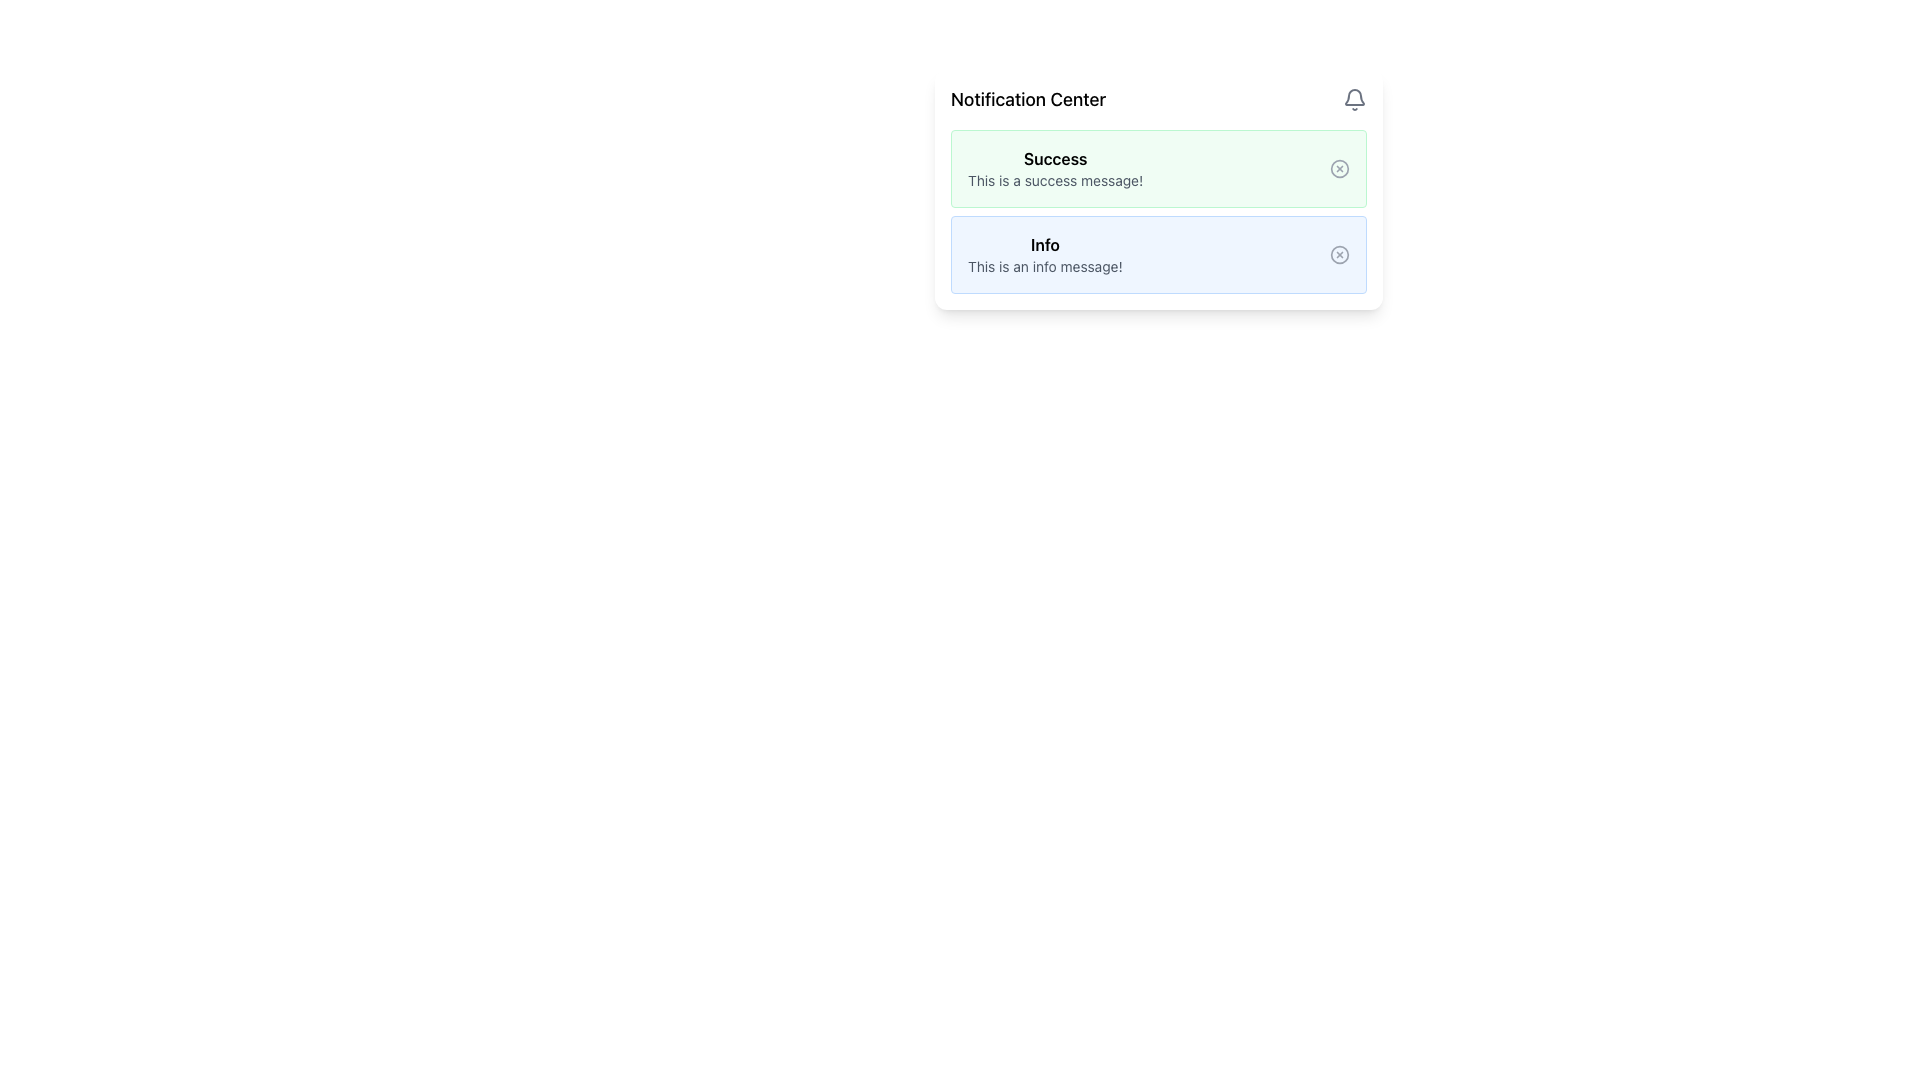  Describe the element at coordinates (1158, 189) in the screenshot. I see `success message displayed in the Notification Card with a light green background that shows 'Success' and 'This is a success message!'` at that location.